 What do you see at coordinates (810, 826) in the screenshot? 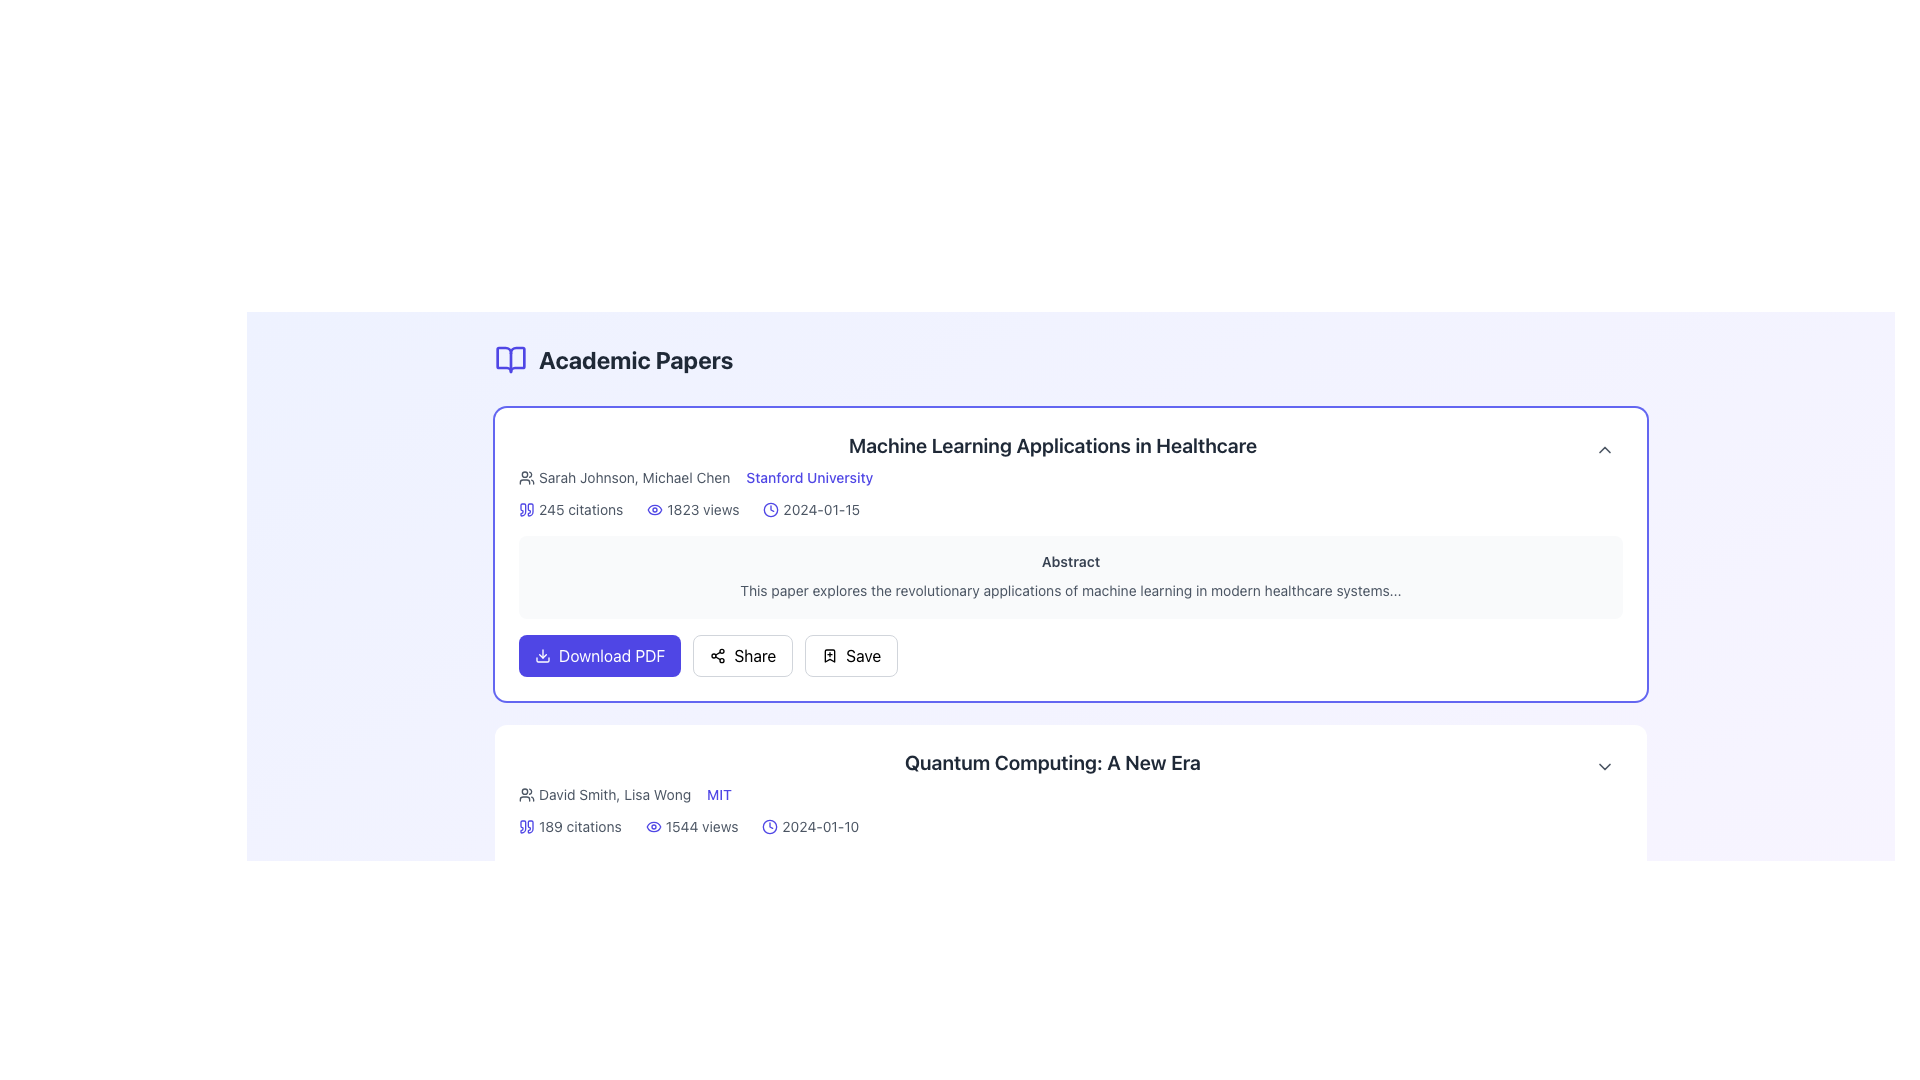
I see `the text label displaying '2024-01-10' with a circular clock icon to its left, positioned as the last element in the second entry of a list` at bounding box center [810, 826].